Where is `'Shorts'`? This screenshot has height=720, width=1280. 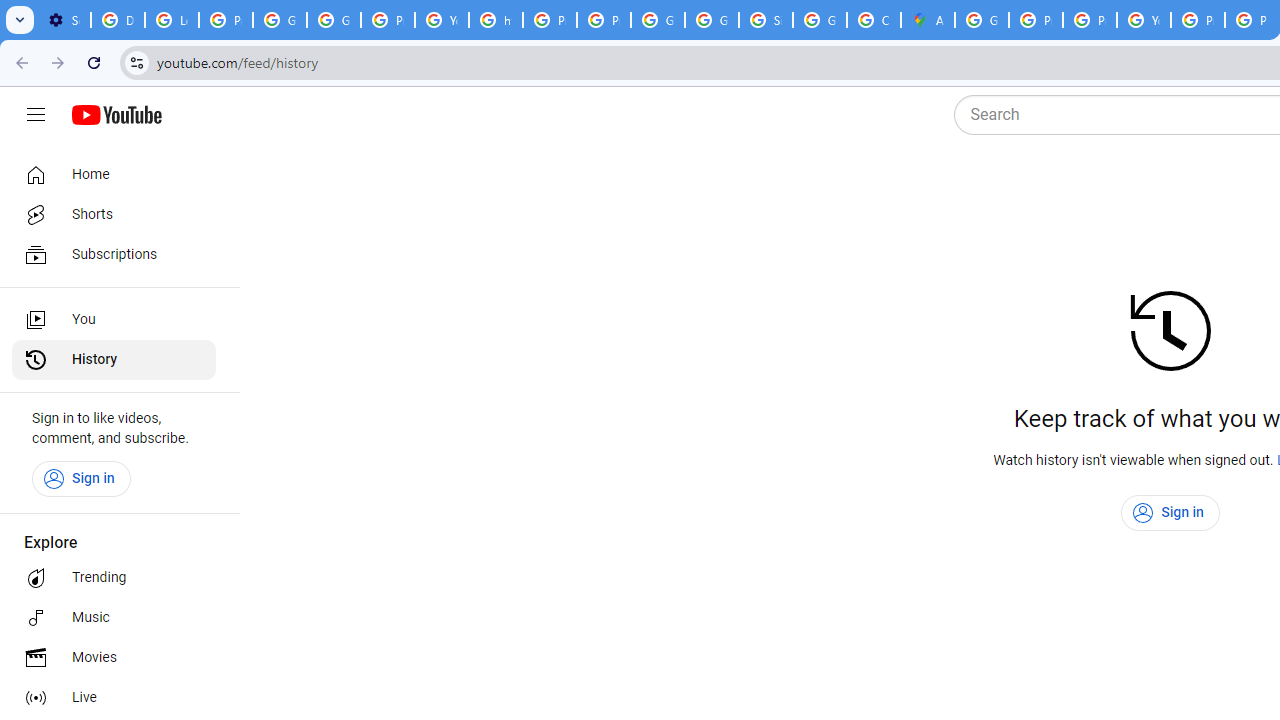
'Shorts' is located at coordinates (112, 214).